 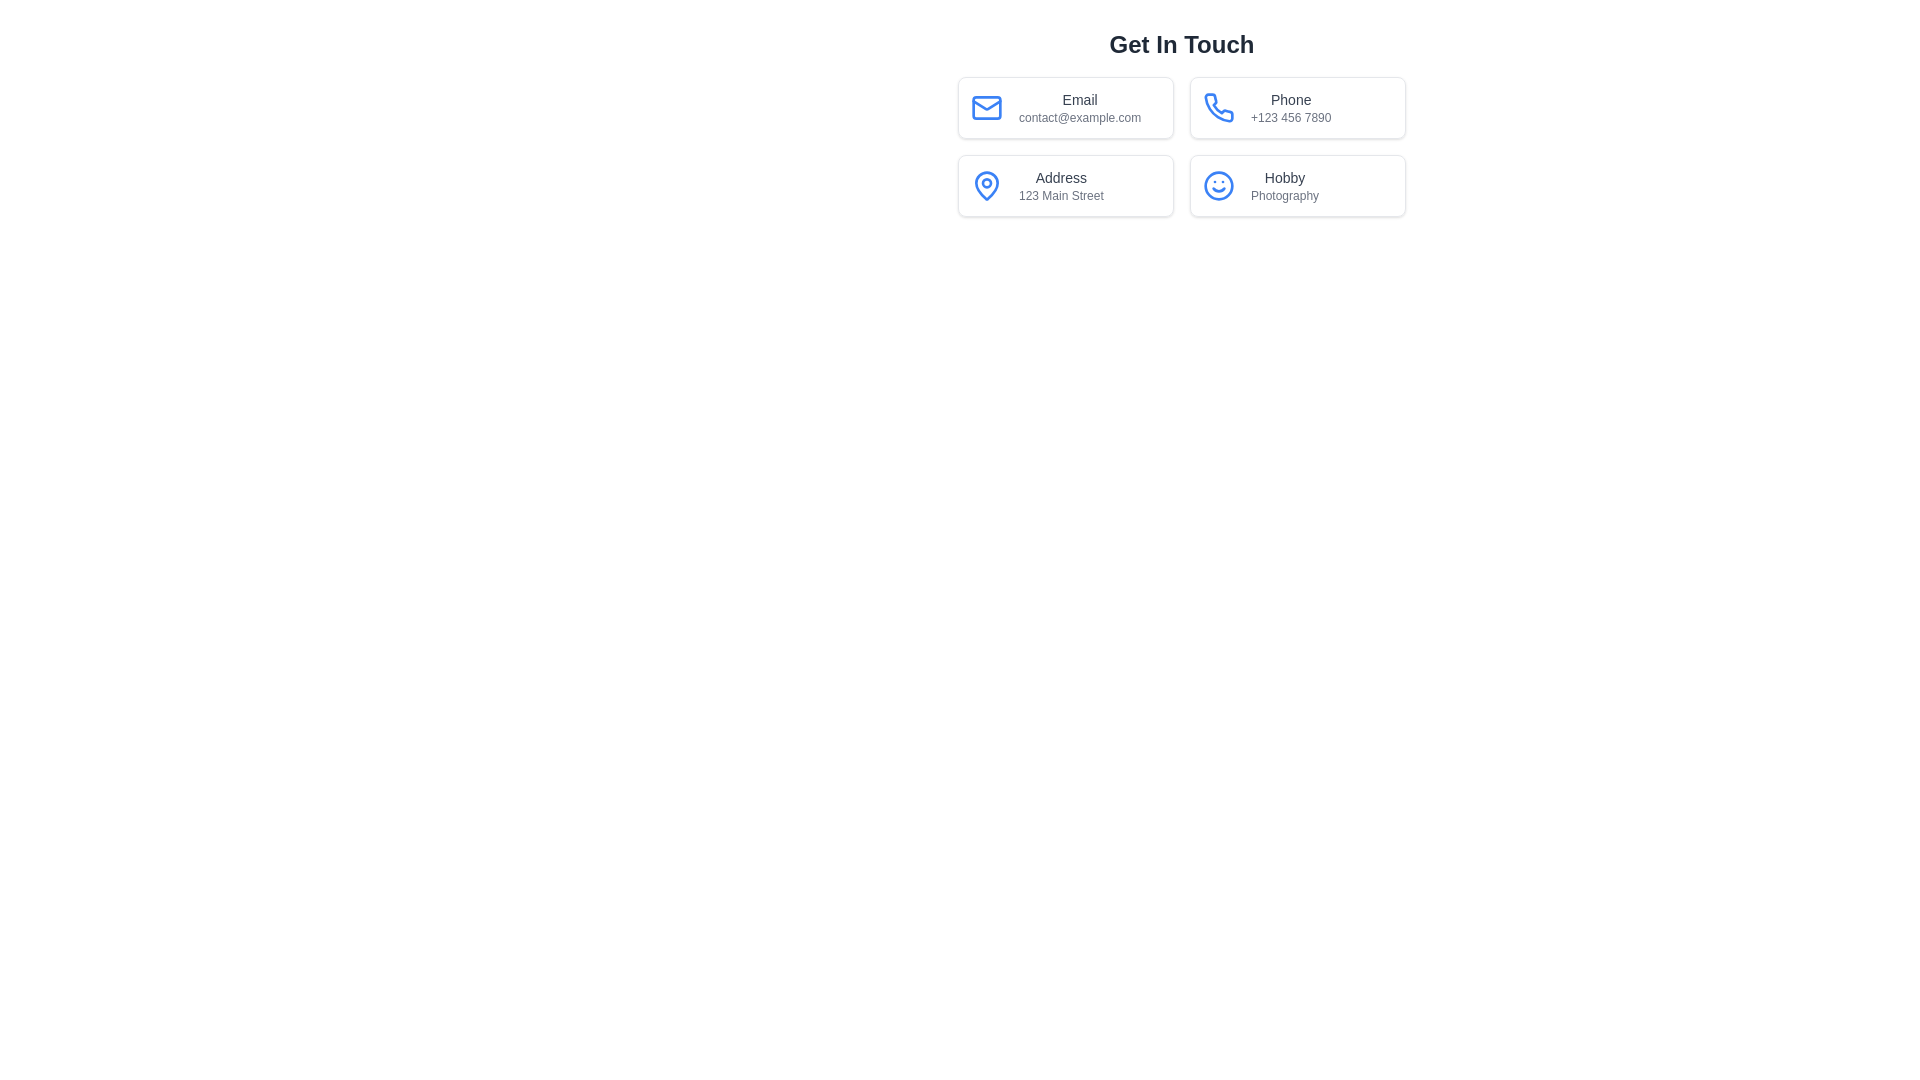 I want to click on the 'Phone' contact method icon located in the second box under the 'Get In Touch' heading, which is positioned at the top right corner of the grid, to the left of the text '+123 456 7890', so click(x=1218, y=108).